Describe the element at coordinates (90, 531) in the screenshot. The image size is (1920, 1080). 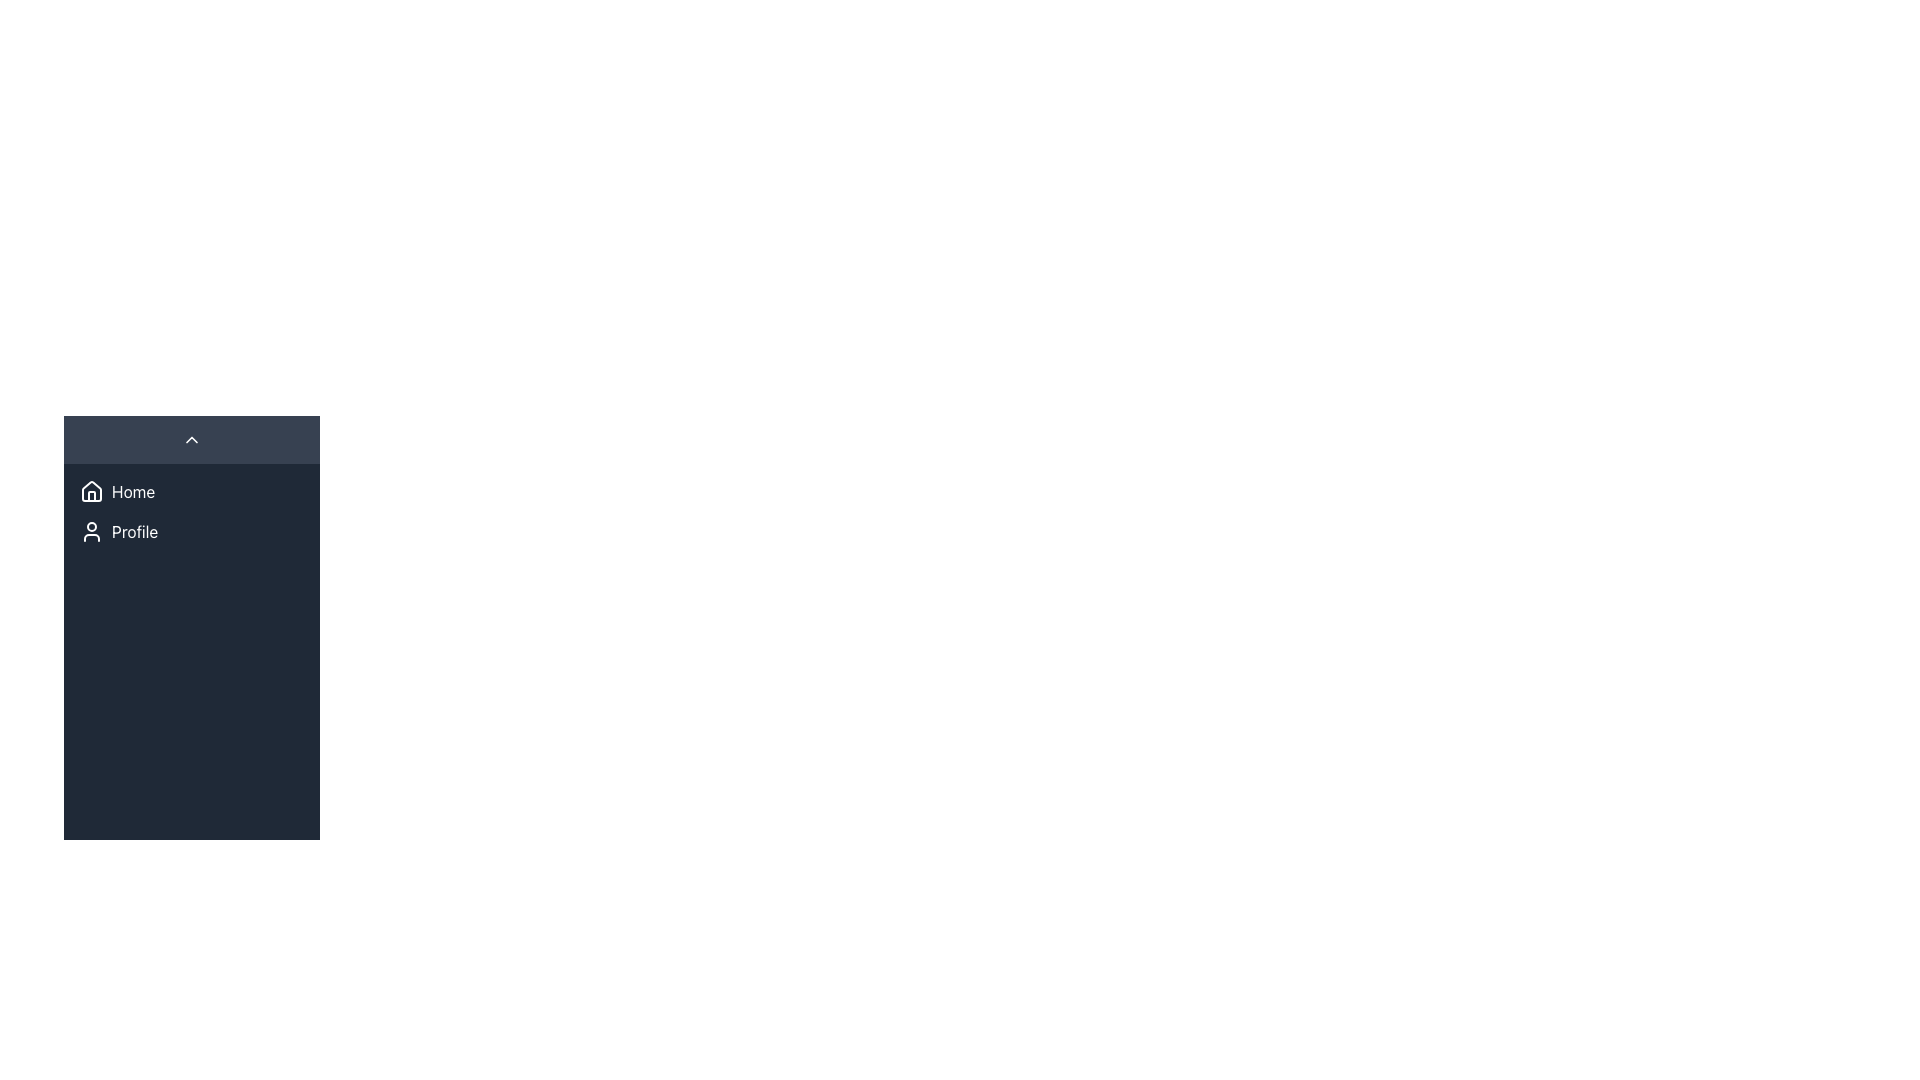
I see `the profile icon located in the vertical sidebar menu` at that location.